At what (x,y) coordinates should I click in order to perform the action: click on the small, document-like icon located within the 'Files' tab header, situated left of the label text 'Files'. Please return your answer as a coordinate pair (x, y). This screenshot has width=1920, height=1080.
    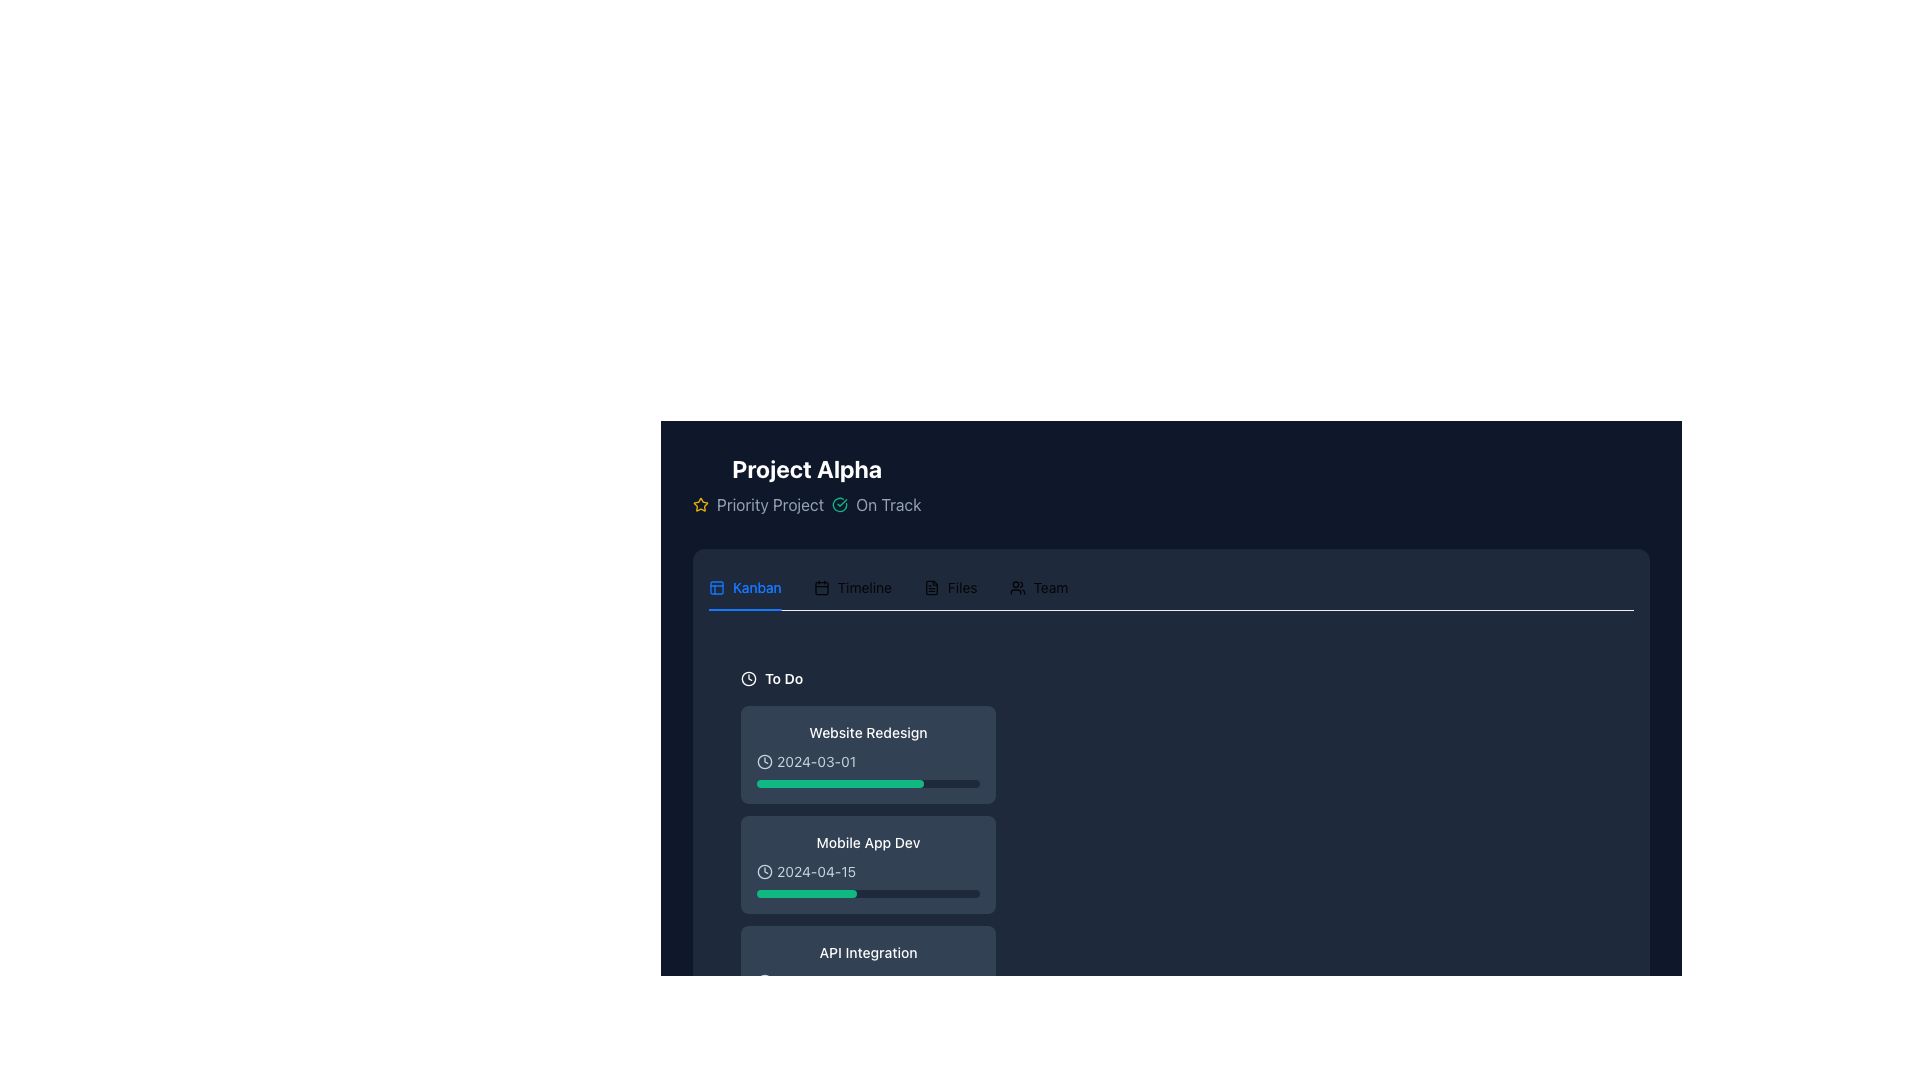
    Looking at the image, I should click on (930, 586).